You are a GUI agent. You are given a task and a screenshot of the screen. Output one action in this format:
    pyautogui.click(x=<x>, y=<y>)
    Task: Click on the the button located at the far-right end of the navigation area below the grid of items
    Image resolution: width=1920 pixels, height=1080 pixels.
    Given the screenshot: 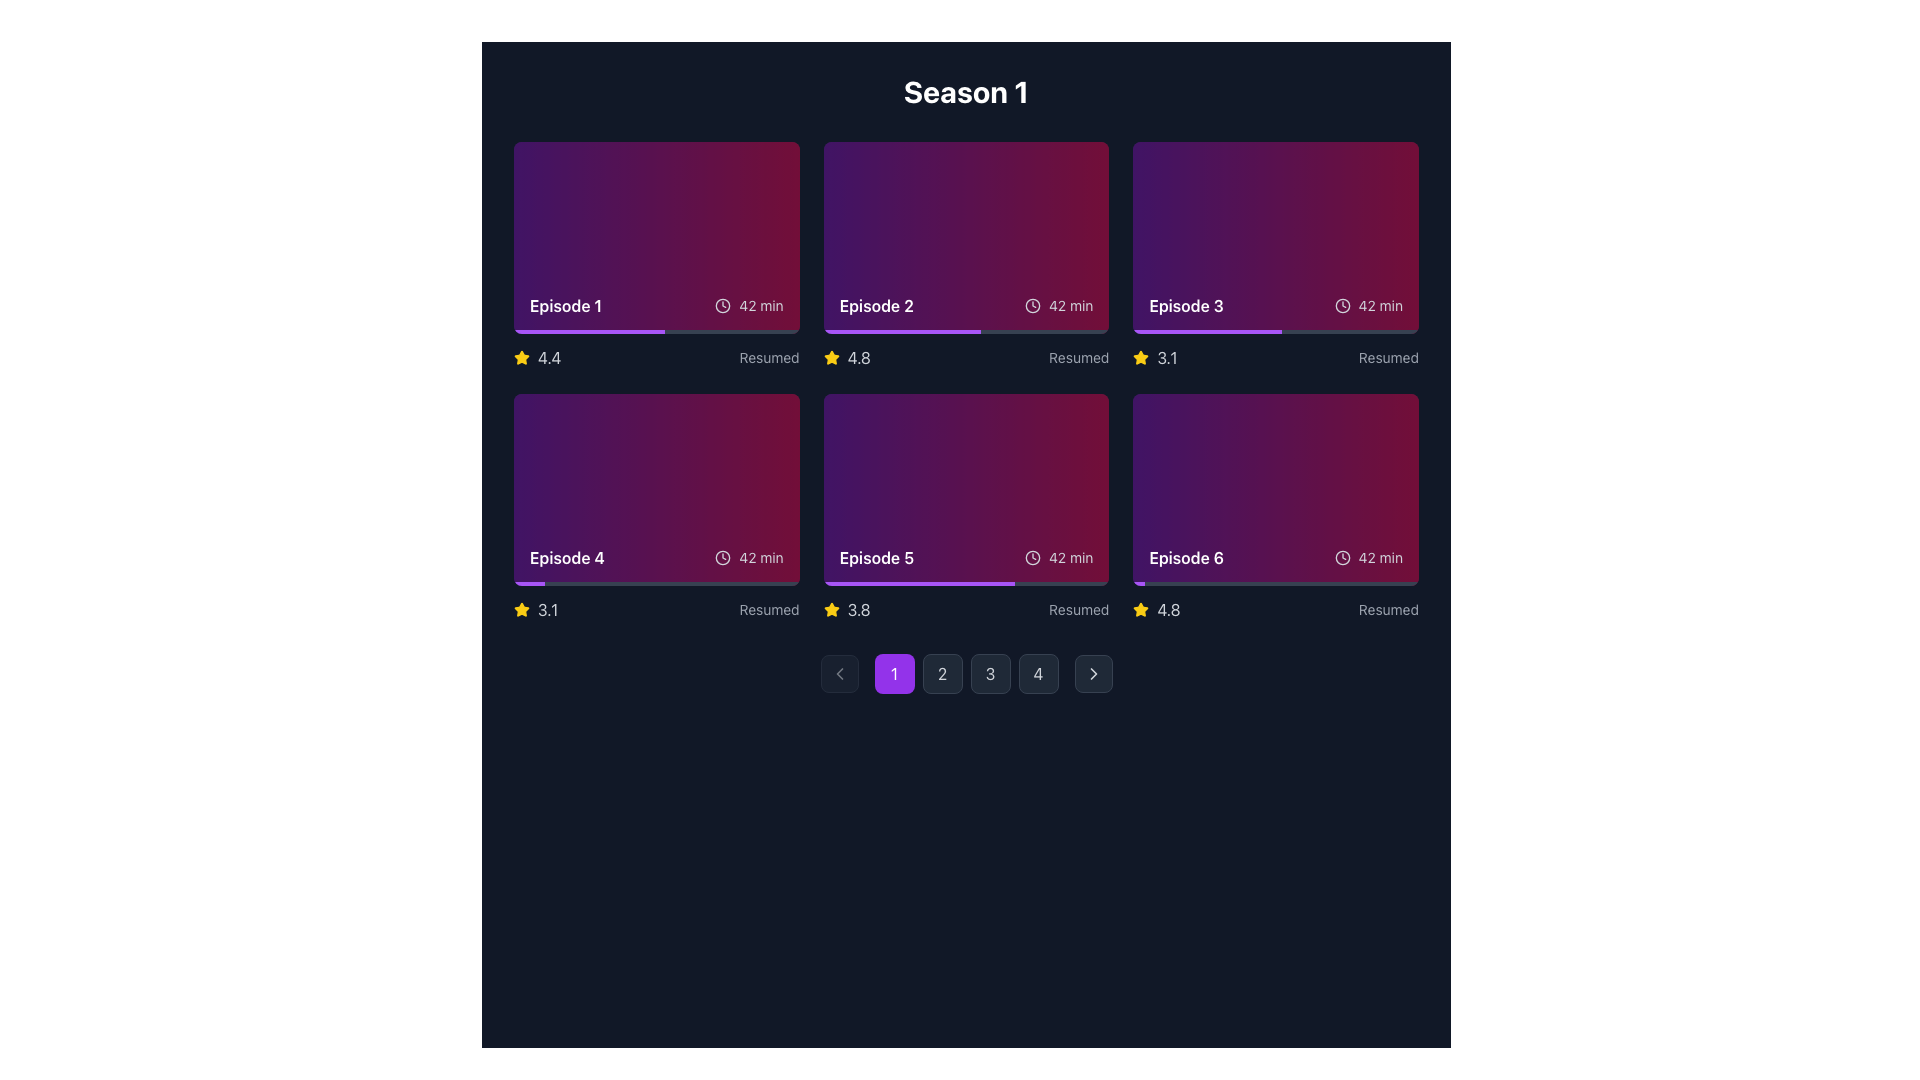 What is the action you would take?
    pyautogui.click(x=1092, y=674)
    